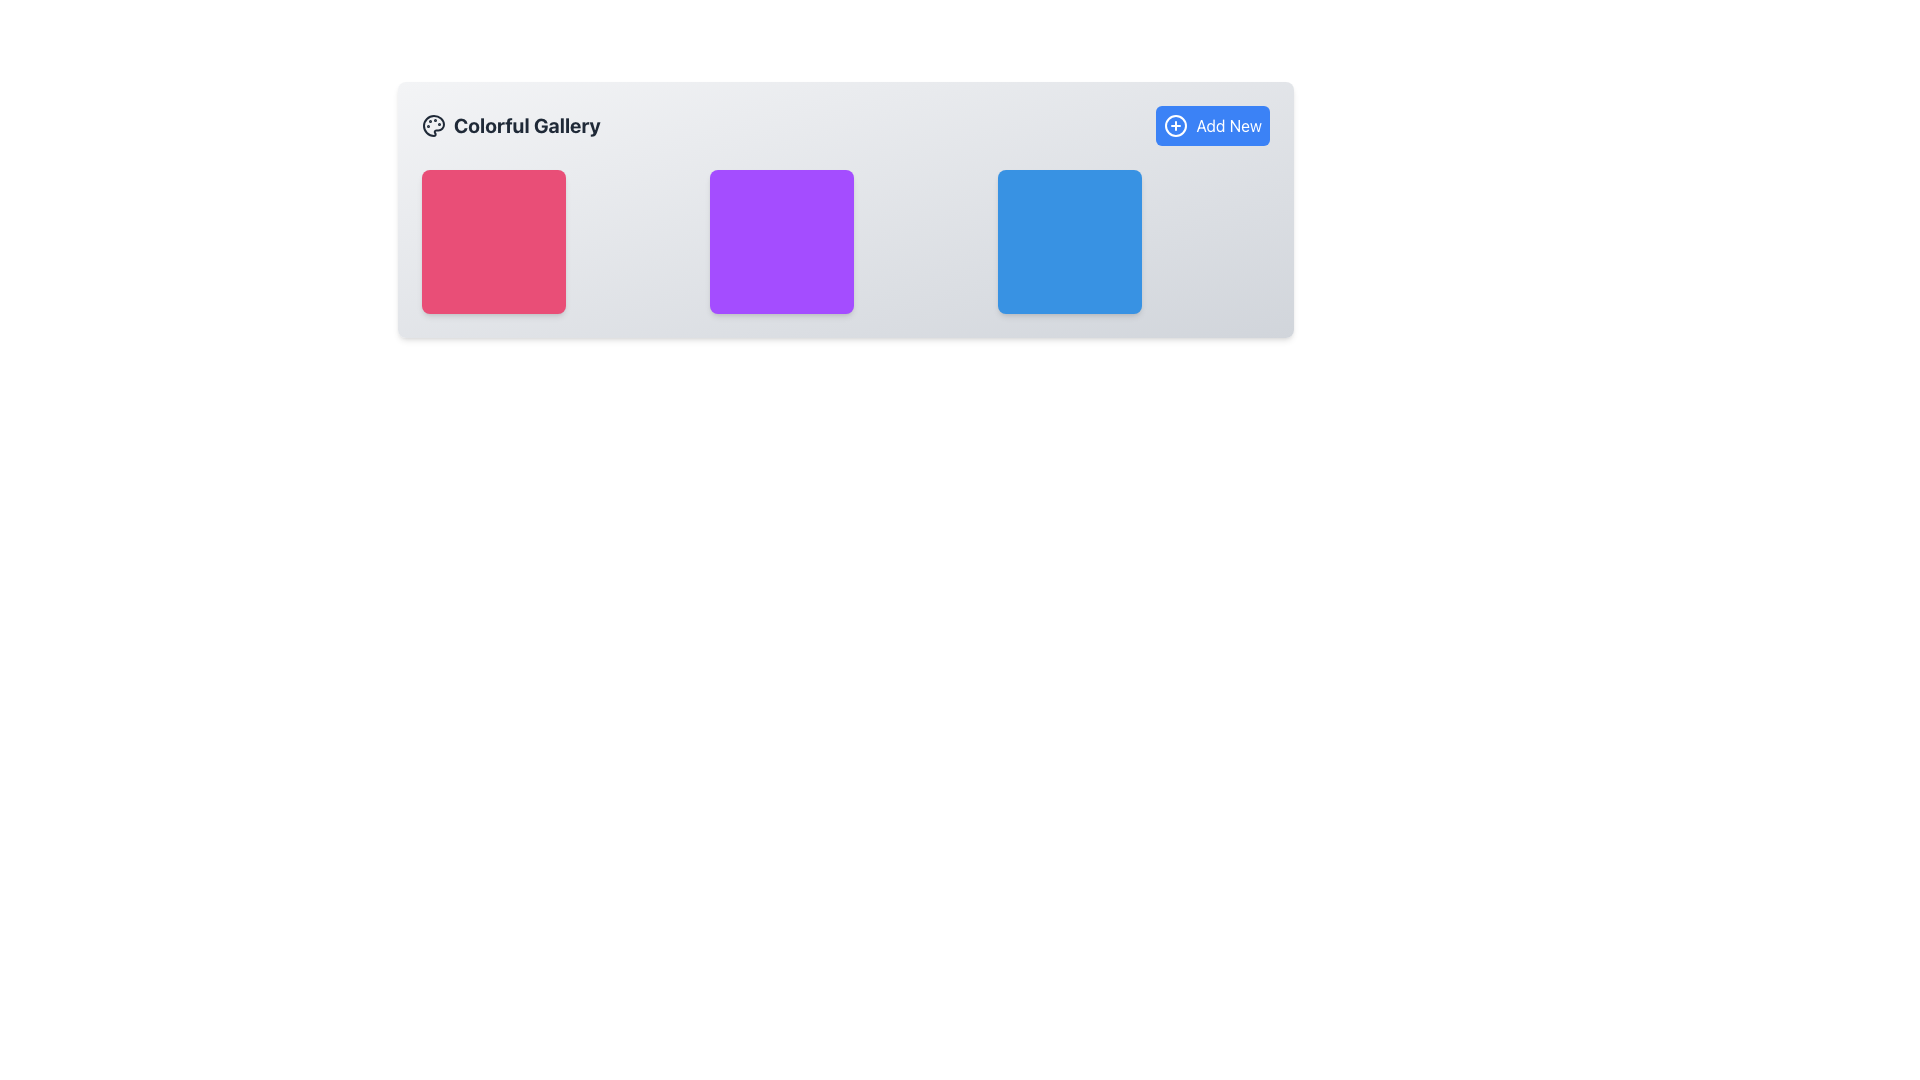 The image size is (1920, 1080). Describe the element at coordinates (1176, 126) in the screenshot. I see `the circular blue icon with a '+' sign inside, located on the far right of the header bar next to the 'Add New' label` at that location.